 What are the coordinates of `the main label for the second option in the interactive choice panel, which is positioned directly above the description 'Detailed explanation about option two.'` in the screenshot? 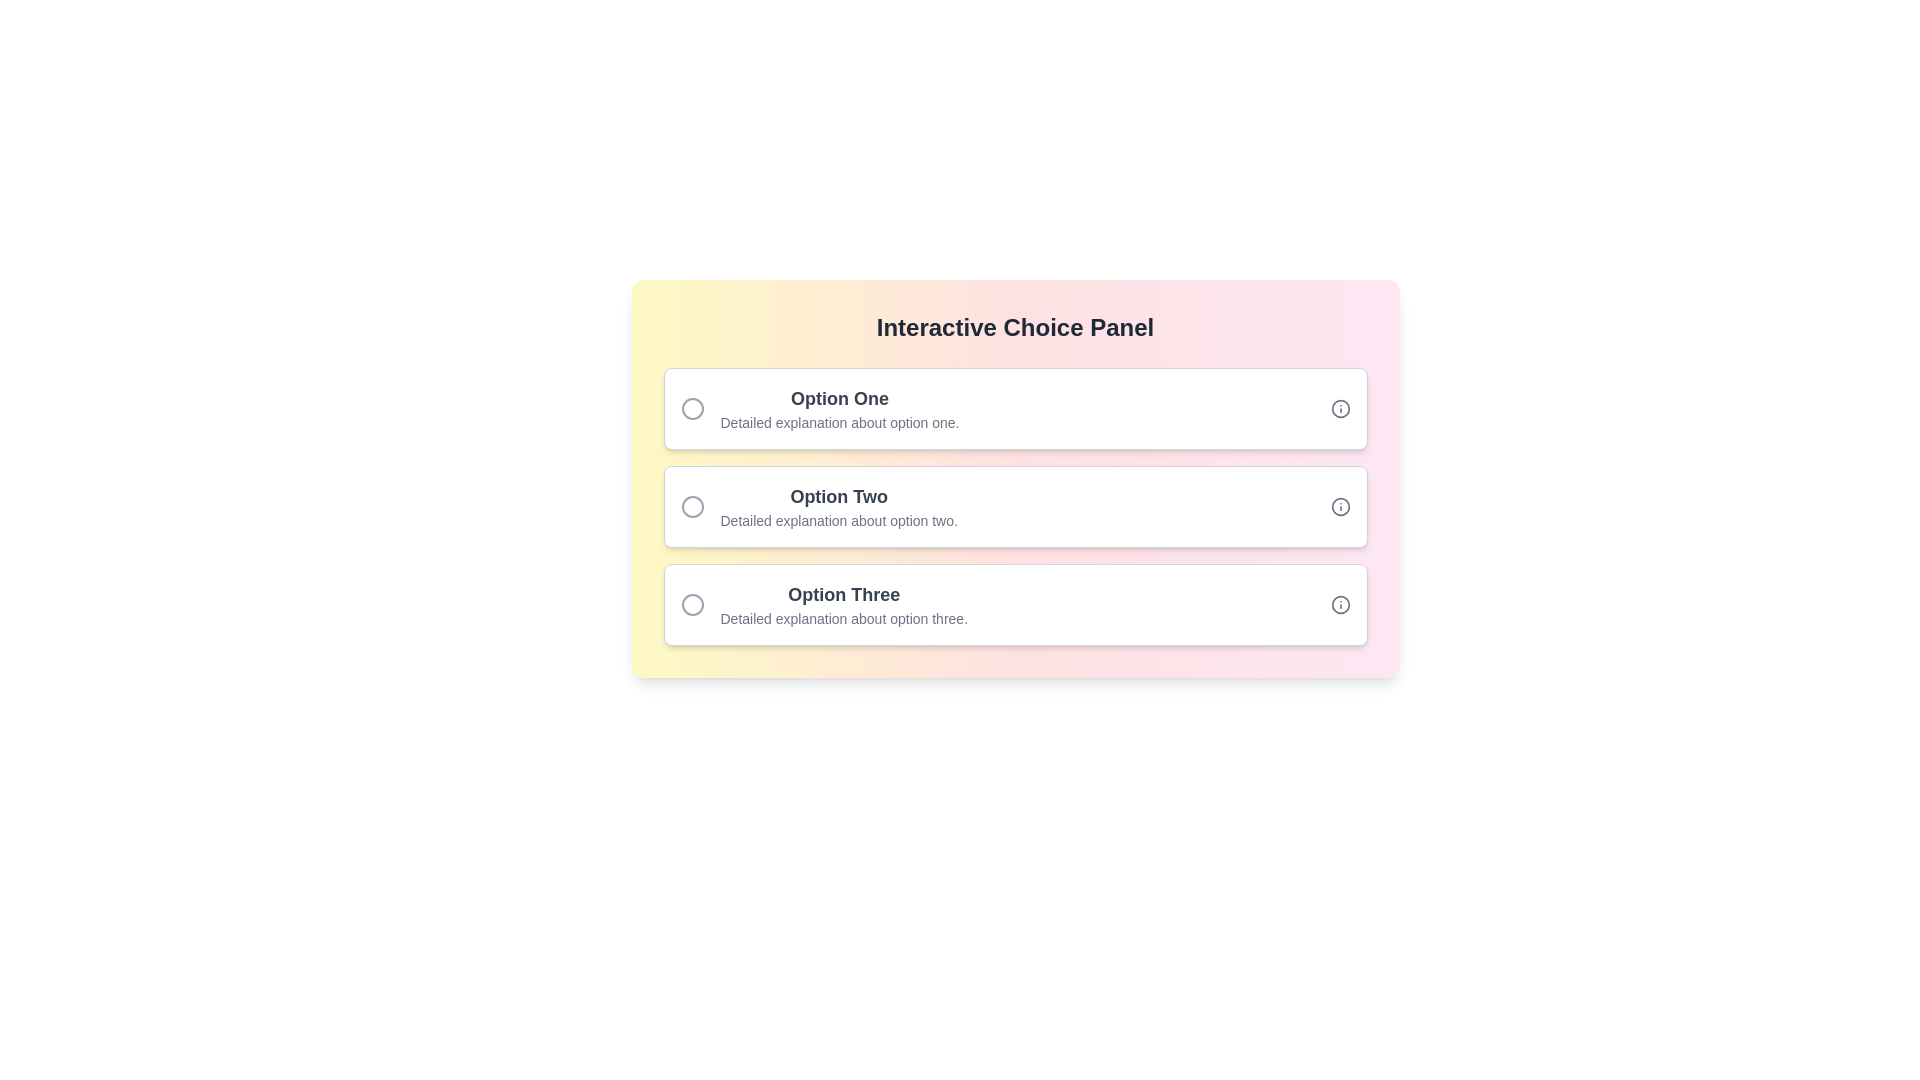 It's located at (839, 496).